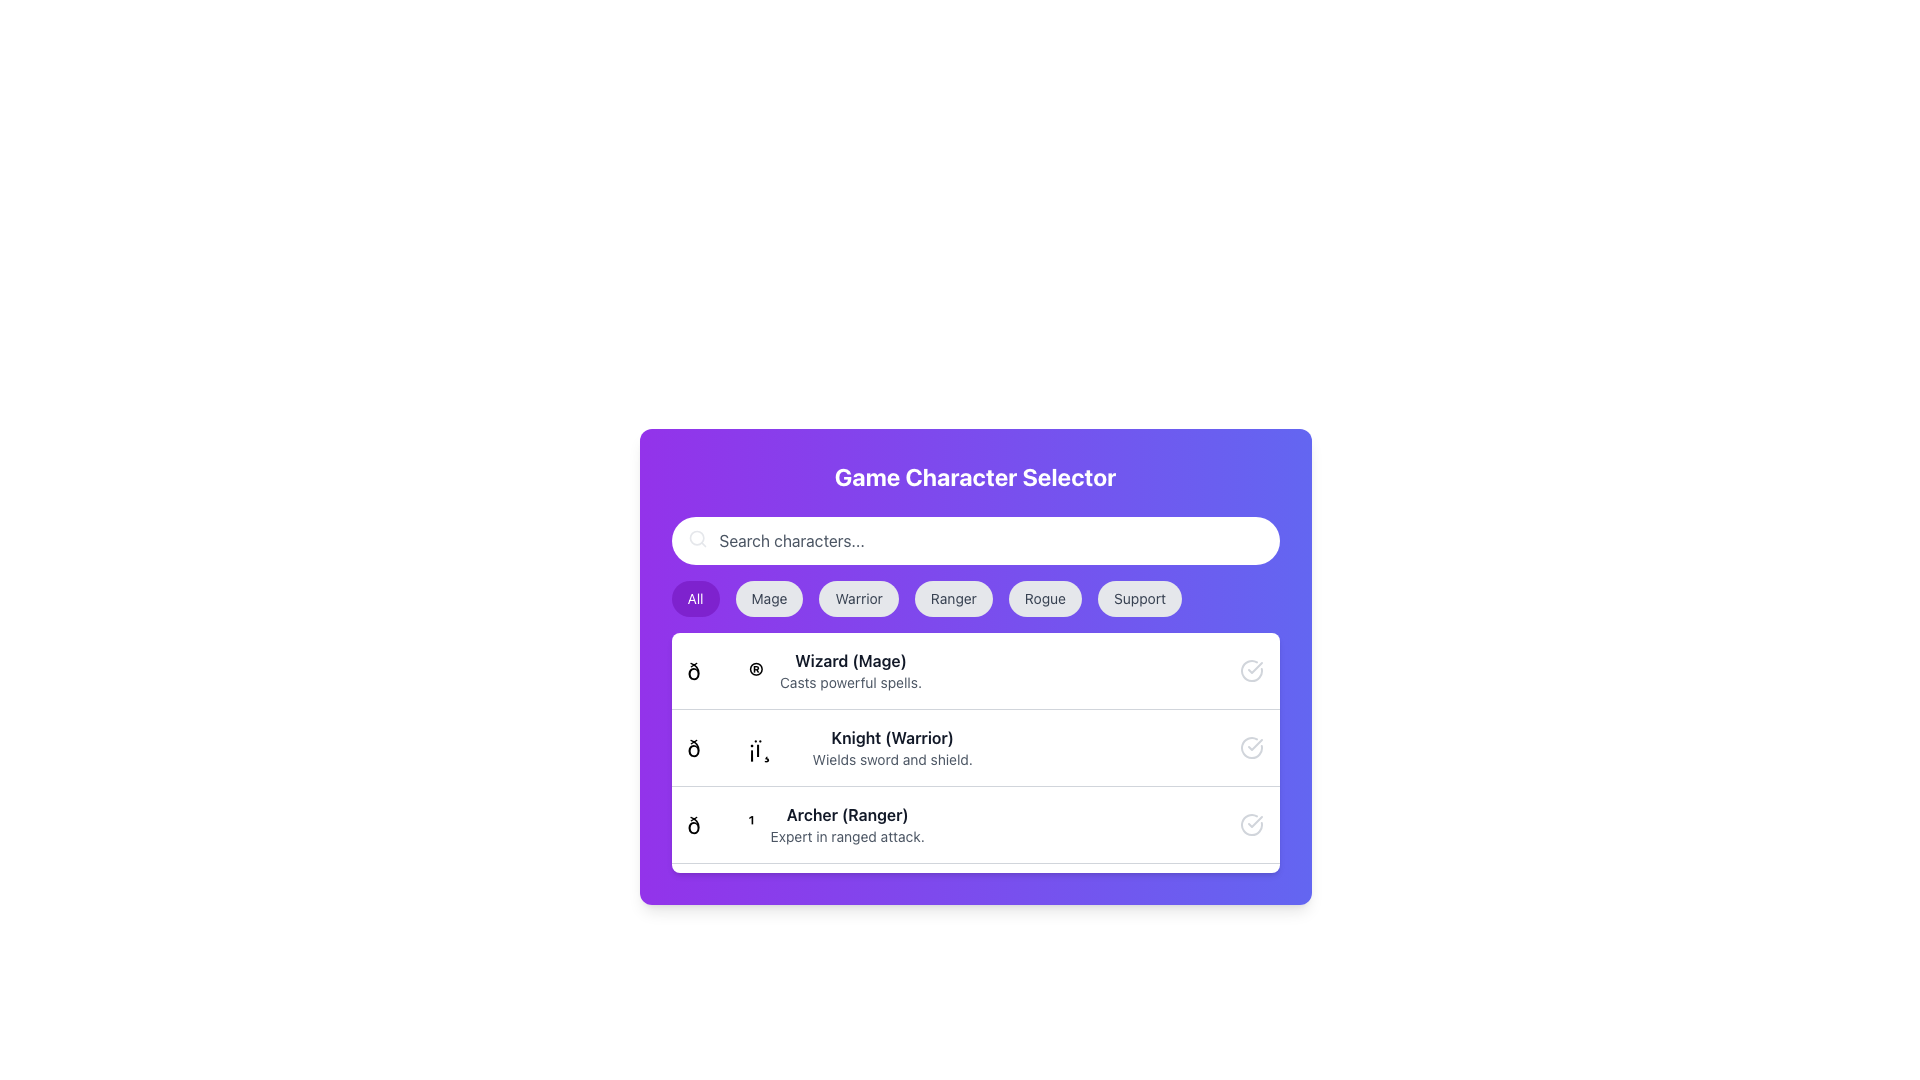 The image size is (1920, 1080). What do you see at coordinates (1250, 825) in the screenshot?
I see `the interactive icon indicating selection or approval for the 'Archer (Ranger)' entry in the Game Character Selector interface, located at the extreme right of the row aligned with 'Expert in ranged attack.'` at bounding box center [1250, 825].